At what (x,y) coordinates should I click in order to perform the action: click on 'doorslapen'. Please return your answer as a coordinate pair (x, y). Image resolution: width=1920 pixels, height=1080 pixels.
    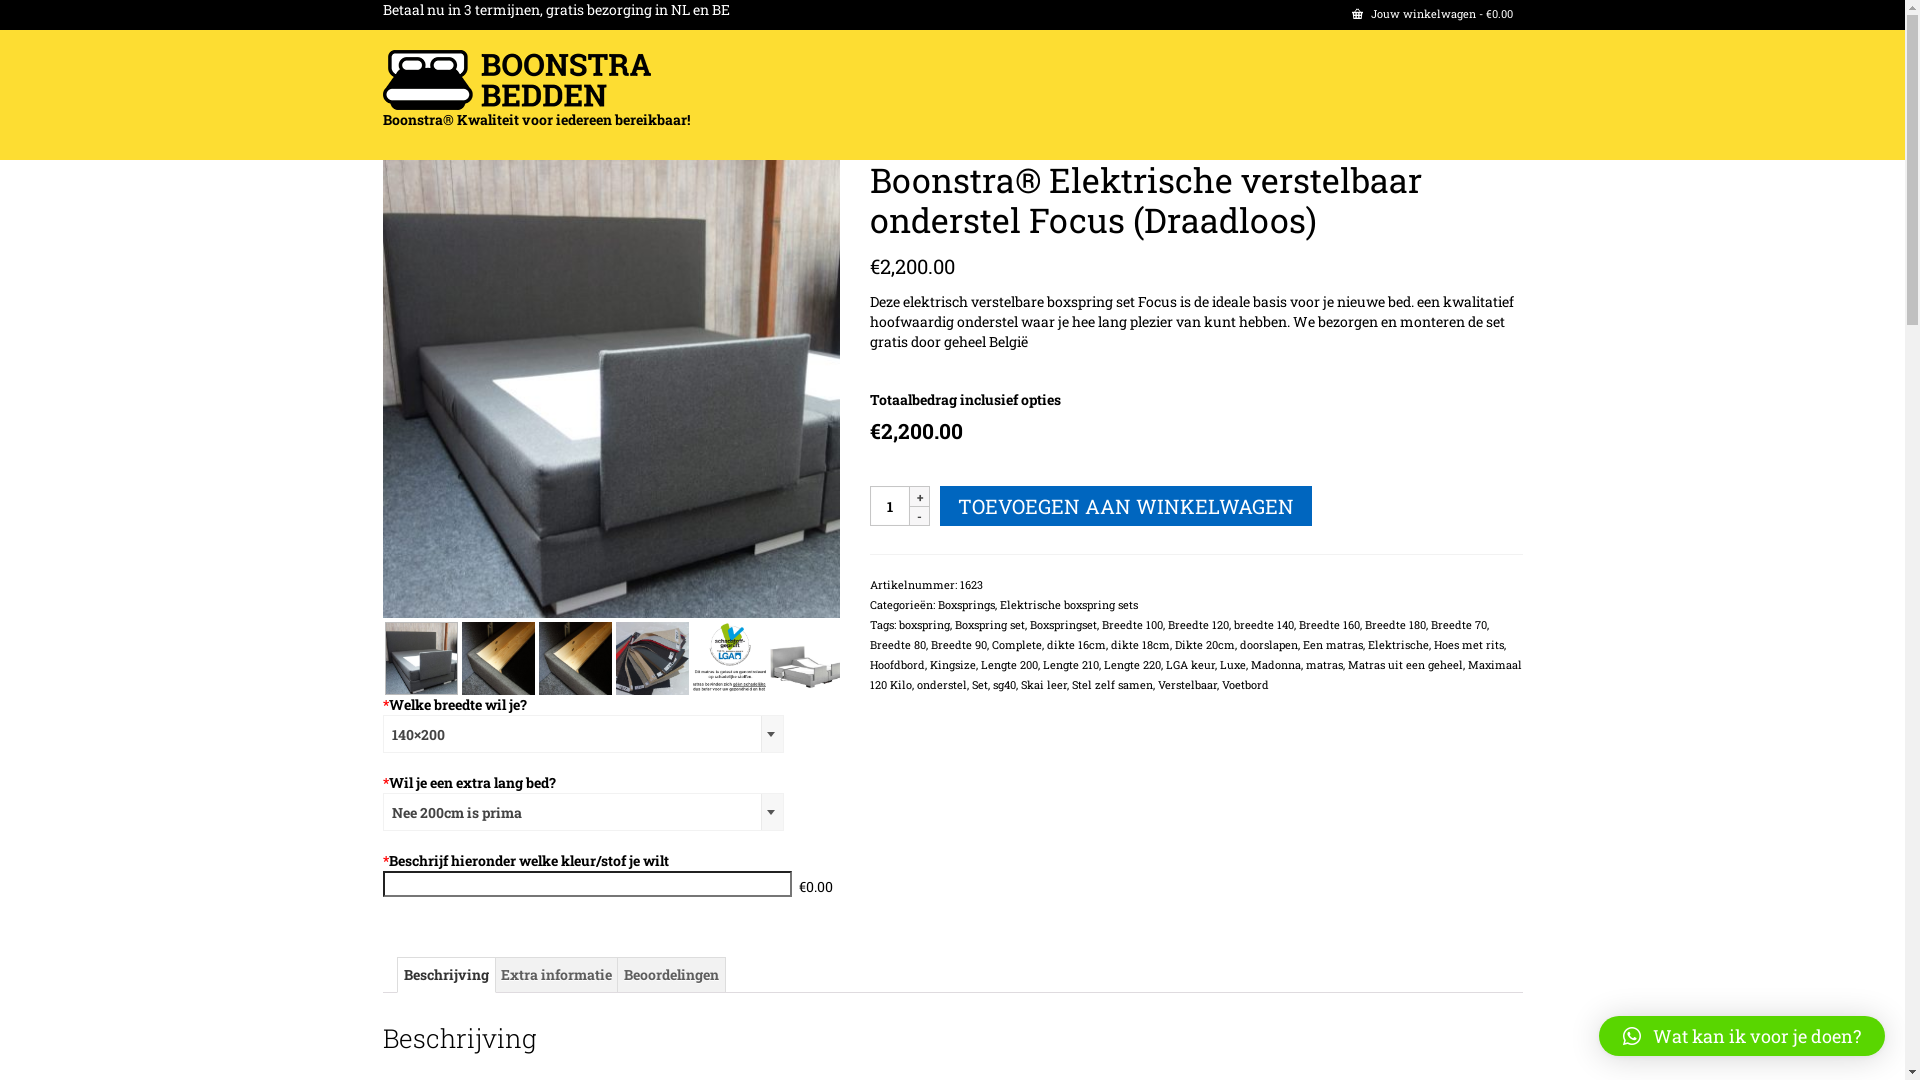
    Looking at the image, I should click on (1267, 644).